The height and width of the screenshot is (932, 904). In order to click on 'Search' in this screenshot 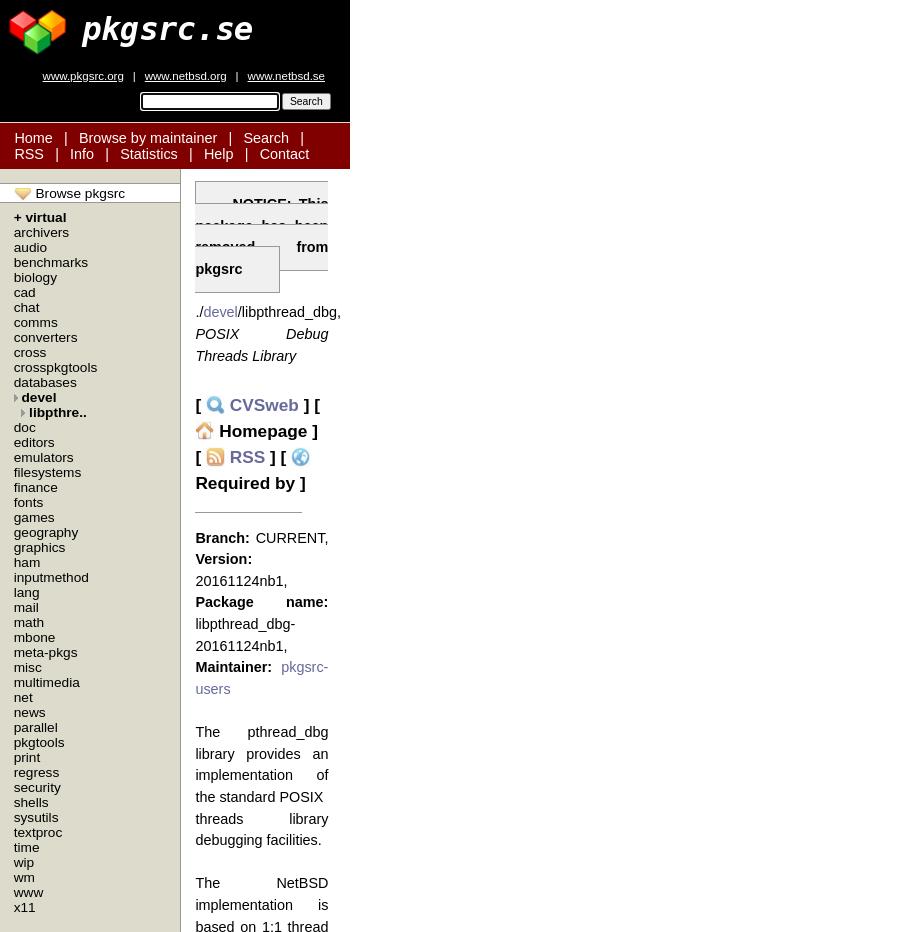, I will do `click(264, 136)`.